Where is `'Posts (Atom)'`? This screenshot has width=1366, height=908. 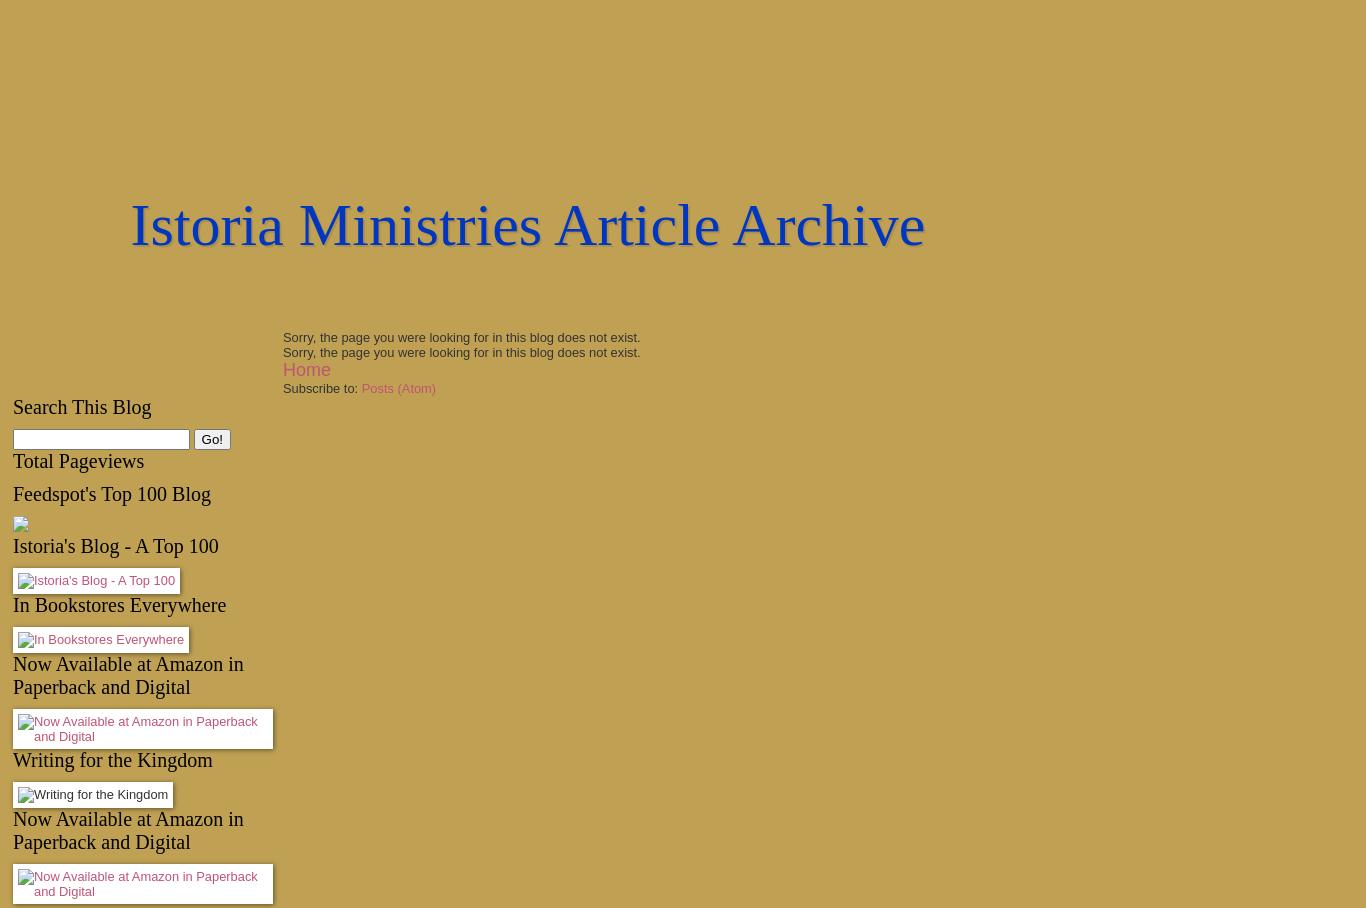 'Posts (Atom)' is located at coordinates (360, 387).